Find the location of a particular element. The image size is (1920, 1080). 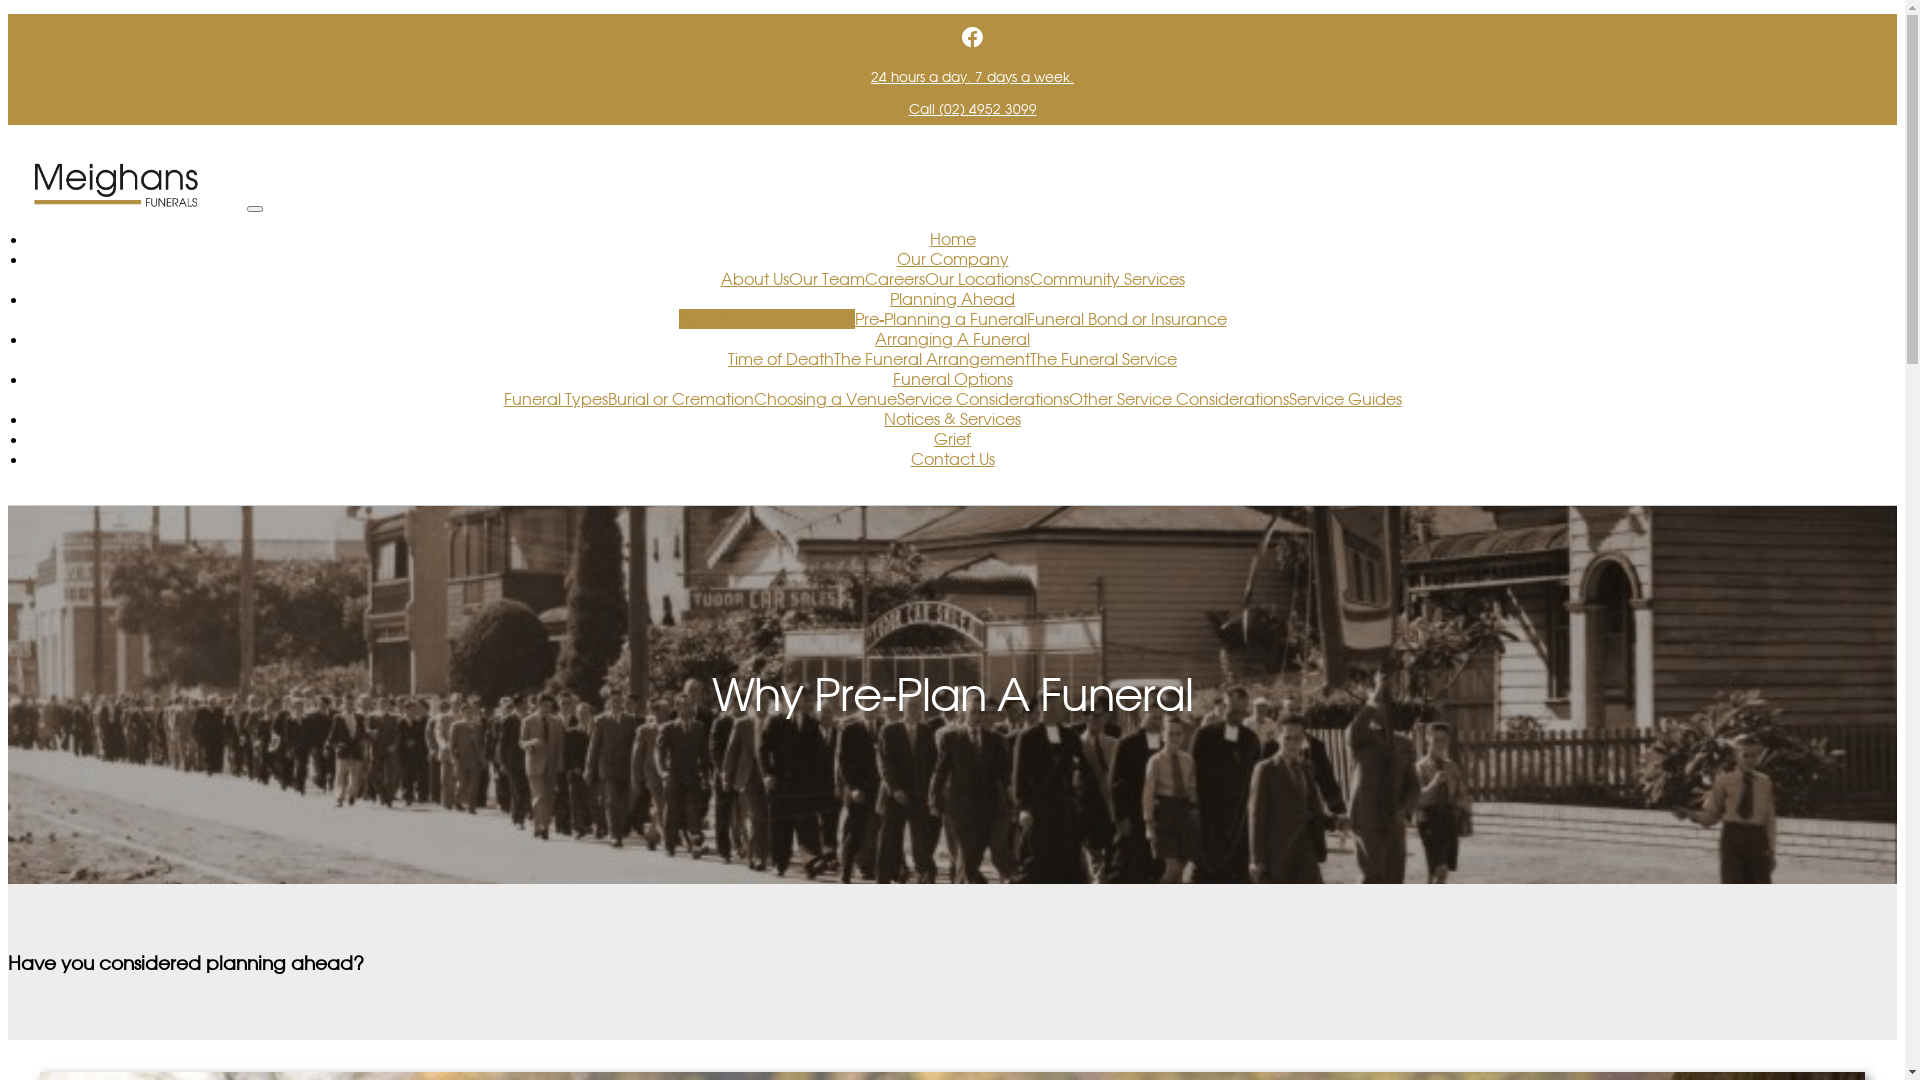

'Funeral Options' is located at coordinates (950, 378).